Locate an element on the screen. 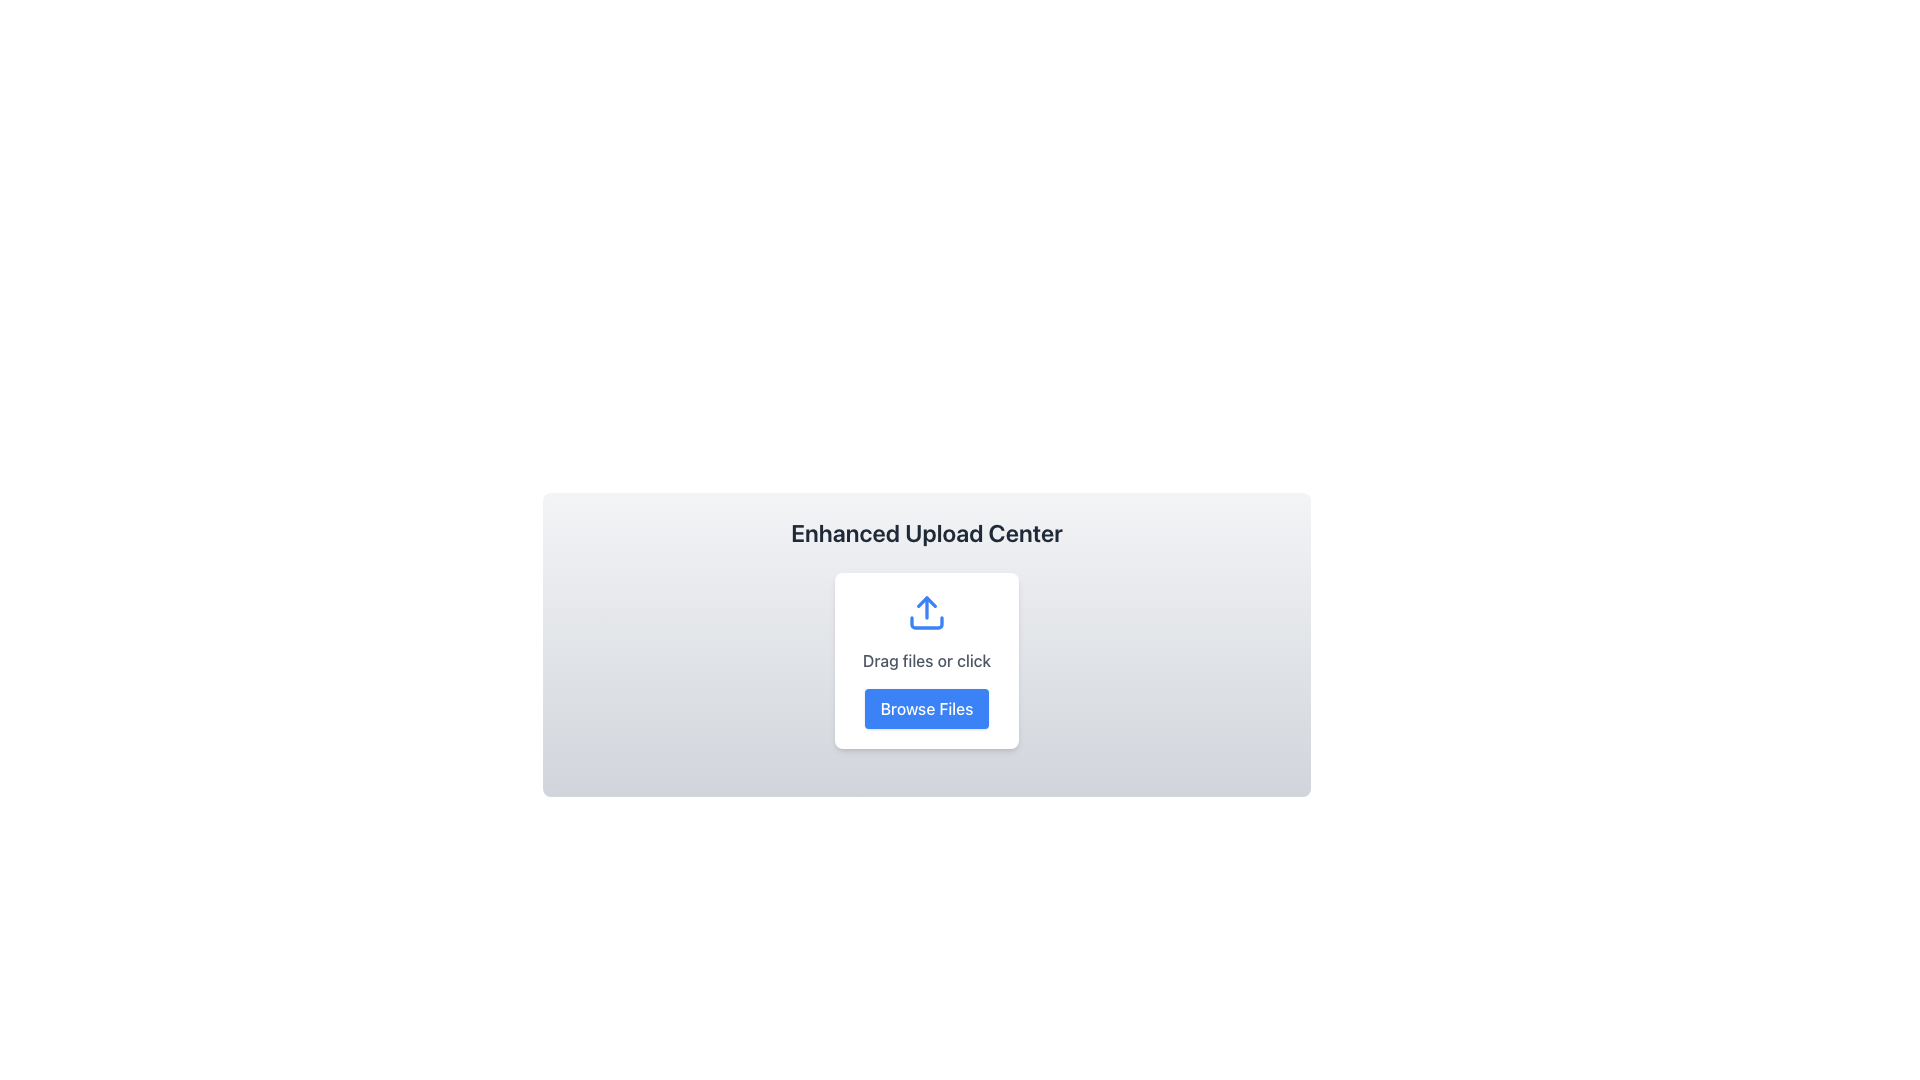  the text element that reads 'Enhanced Upload Center', which is styled with a large, bold gray font and centrally aligned on a light gray background is located at coordinates (925, 531).